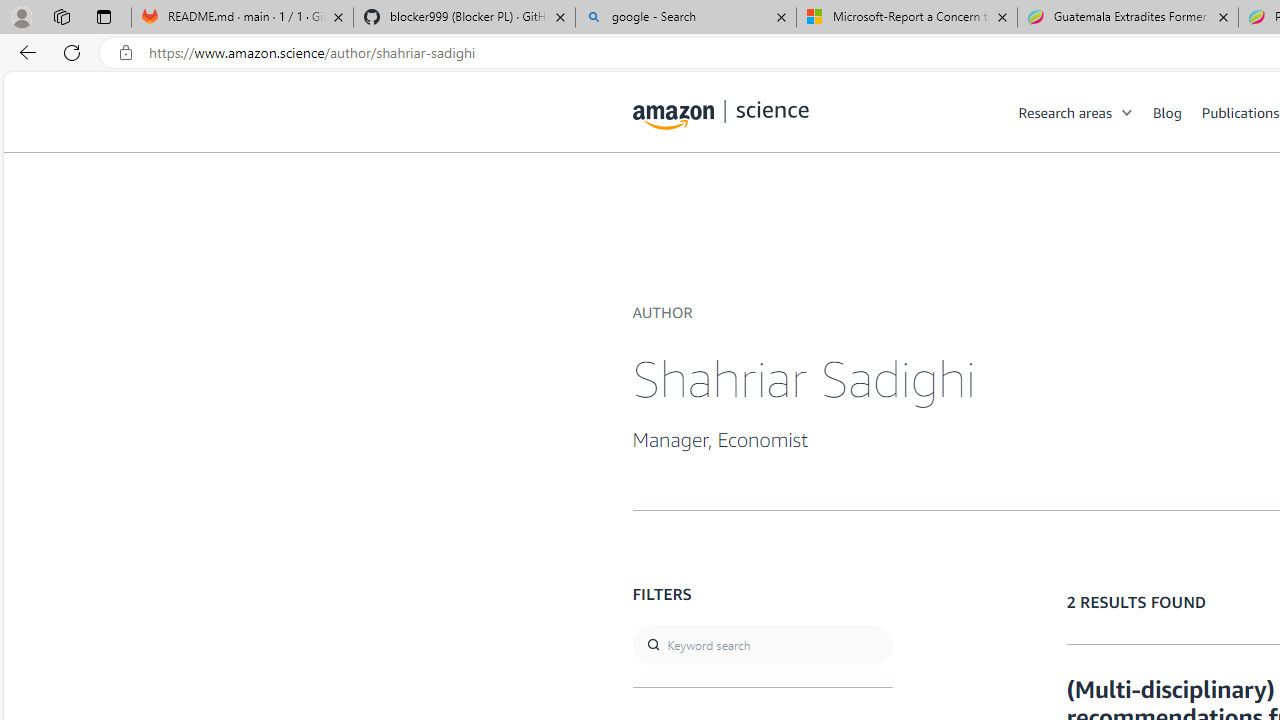 This screenshot has height=720, width=1280. Describe the element at coordinates (1128, 111) in the screenshot. I see `'Open Sub Navigation'` at that location.